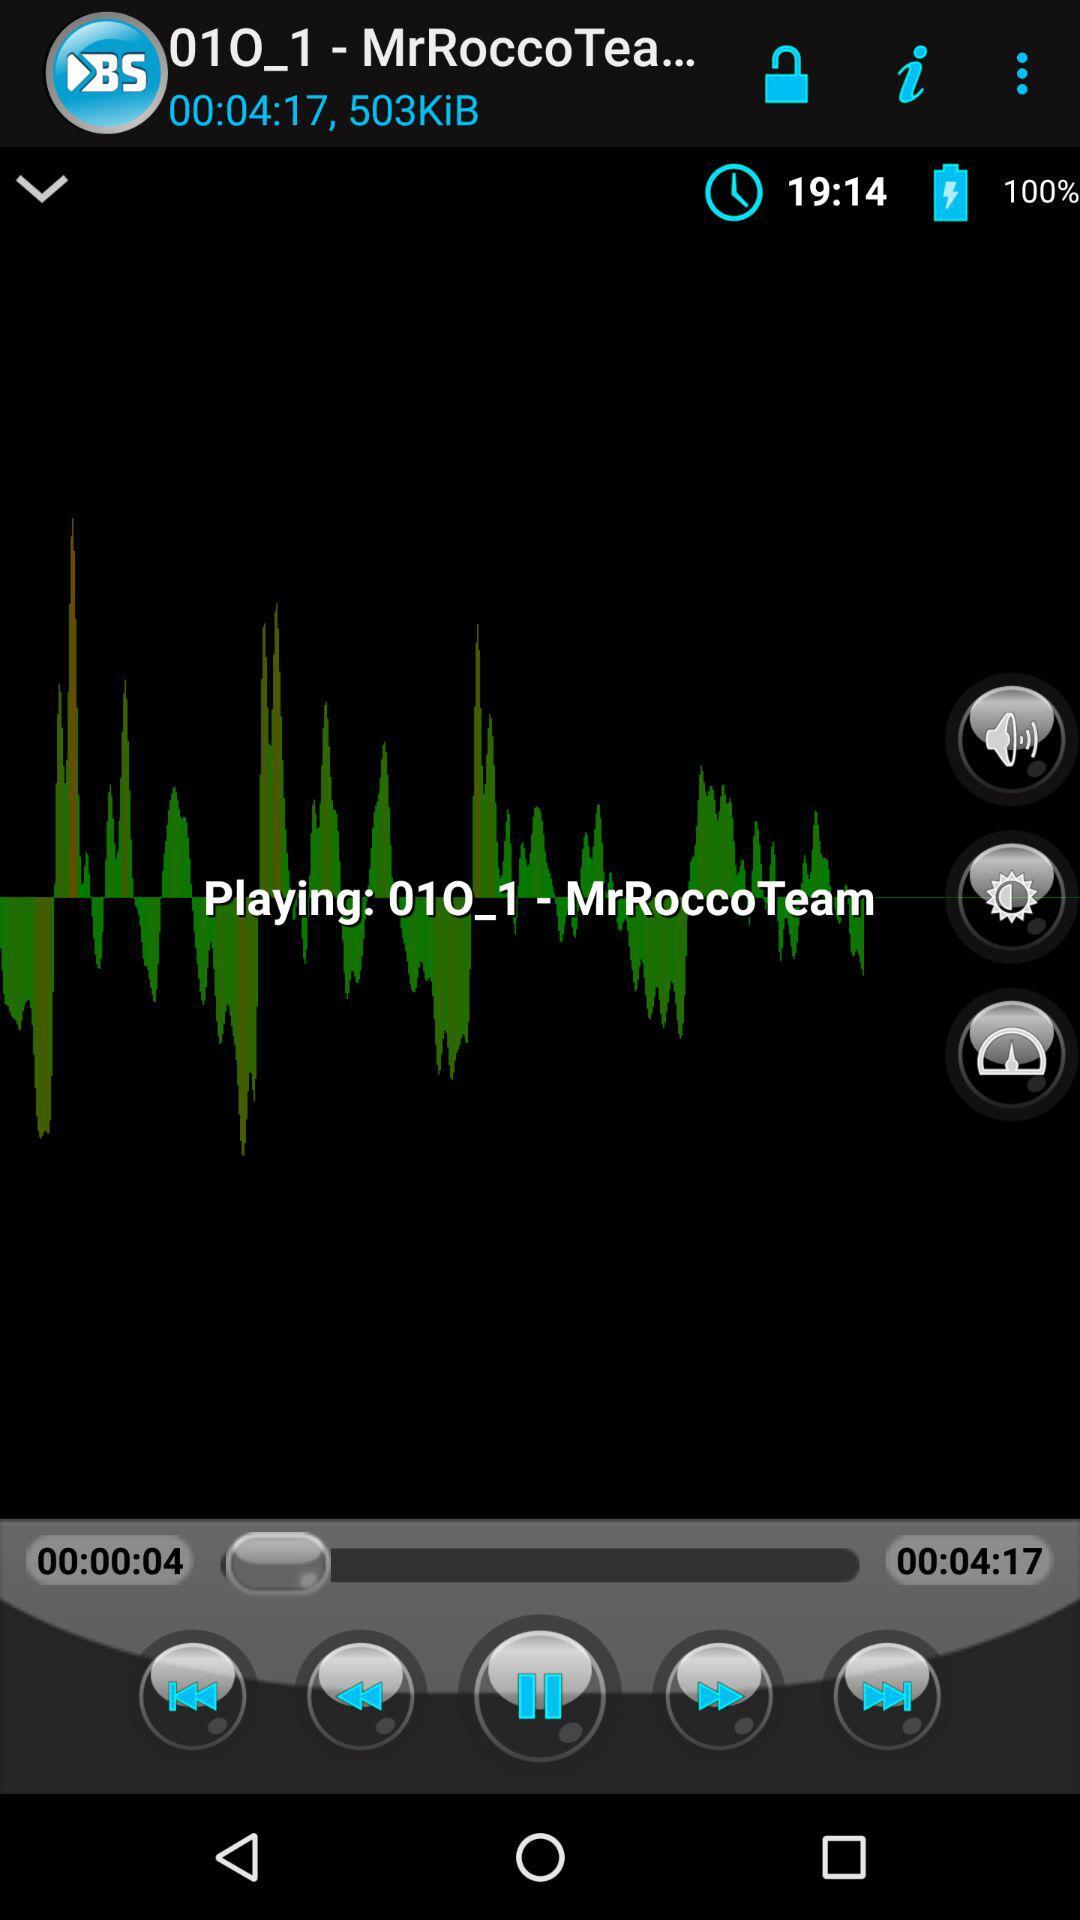  I want to click on next, so click(718, 1695).